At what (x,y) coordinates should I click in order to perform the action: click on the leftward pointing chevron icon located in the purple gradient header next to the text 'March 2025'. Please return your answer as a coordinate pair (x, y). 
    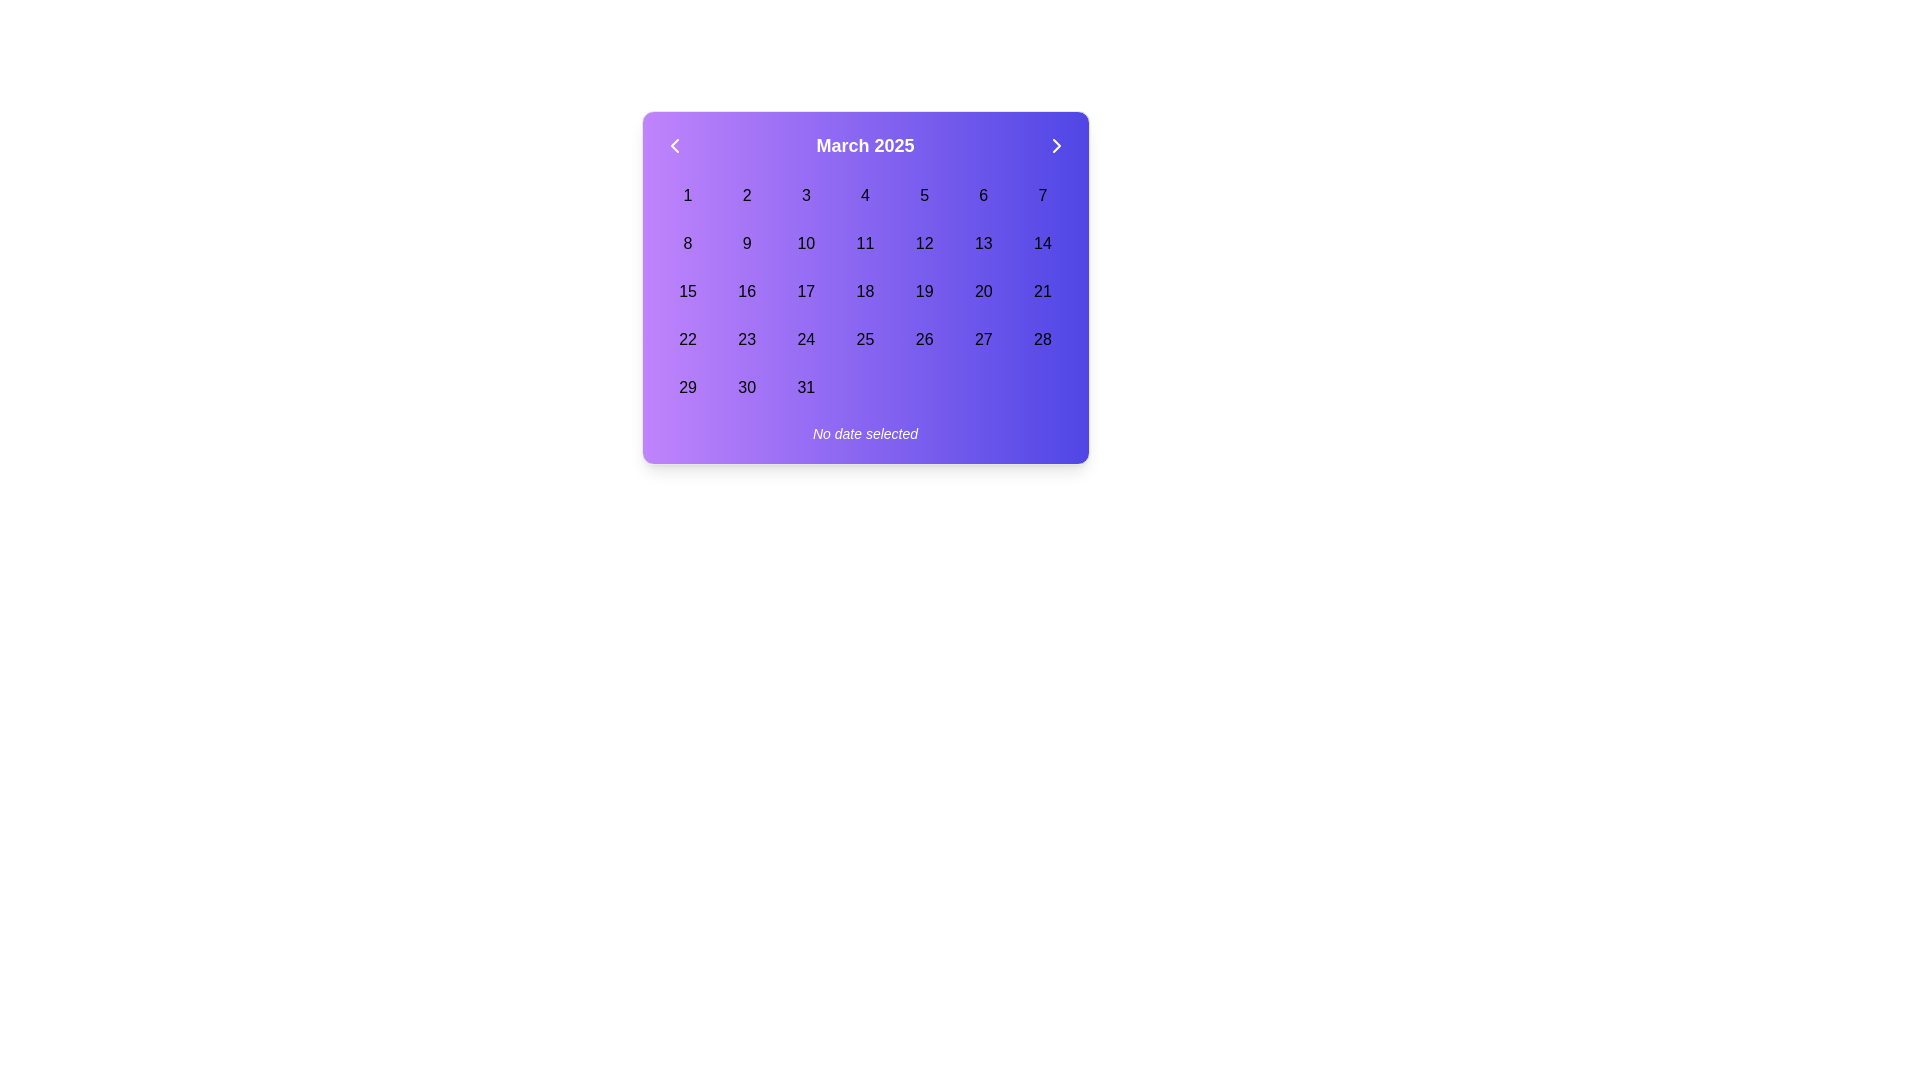
    Looking at the image, I should click on (674, 145).